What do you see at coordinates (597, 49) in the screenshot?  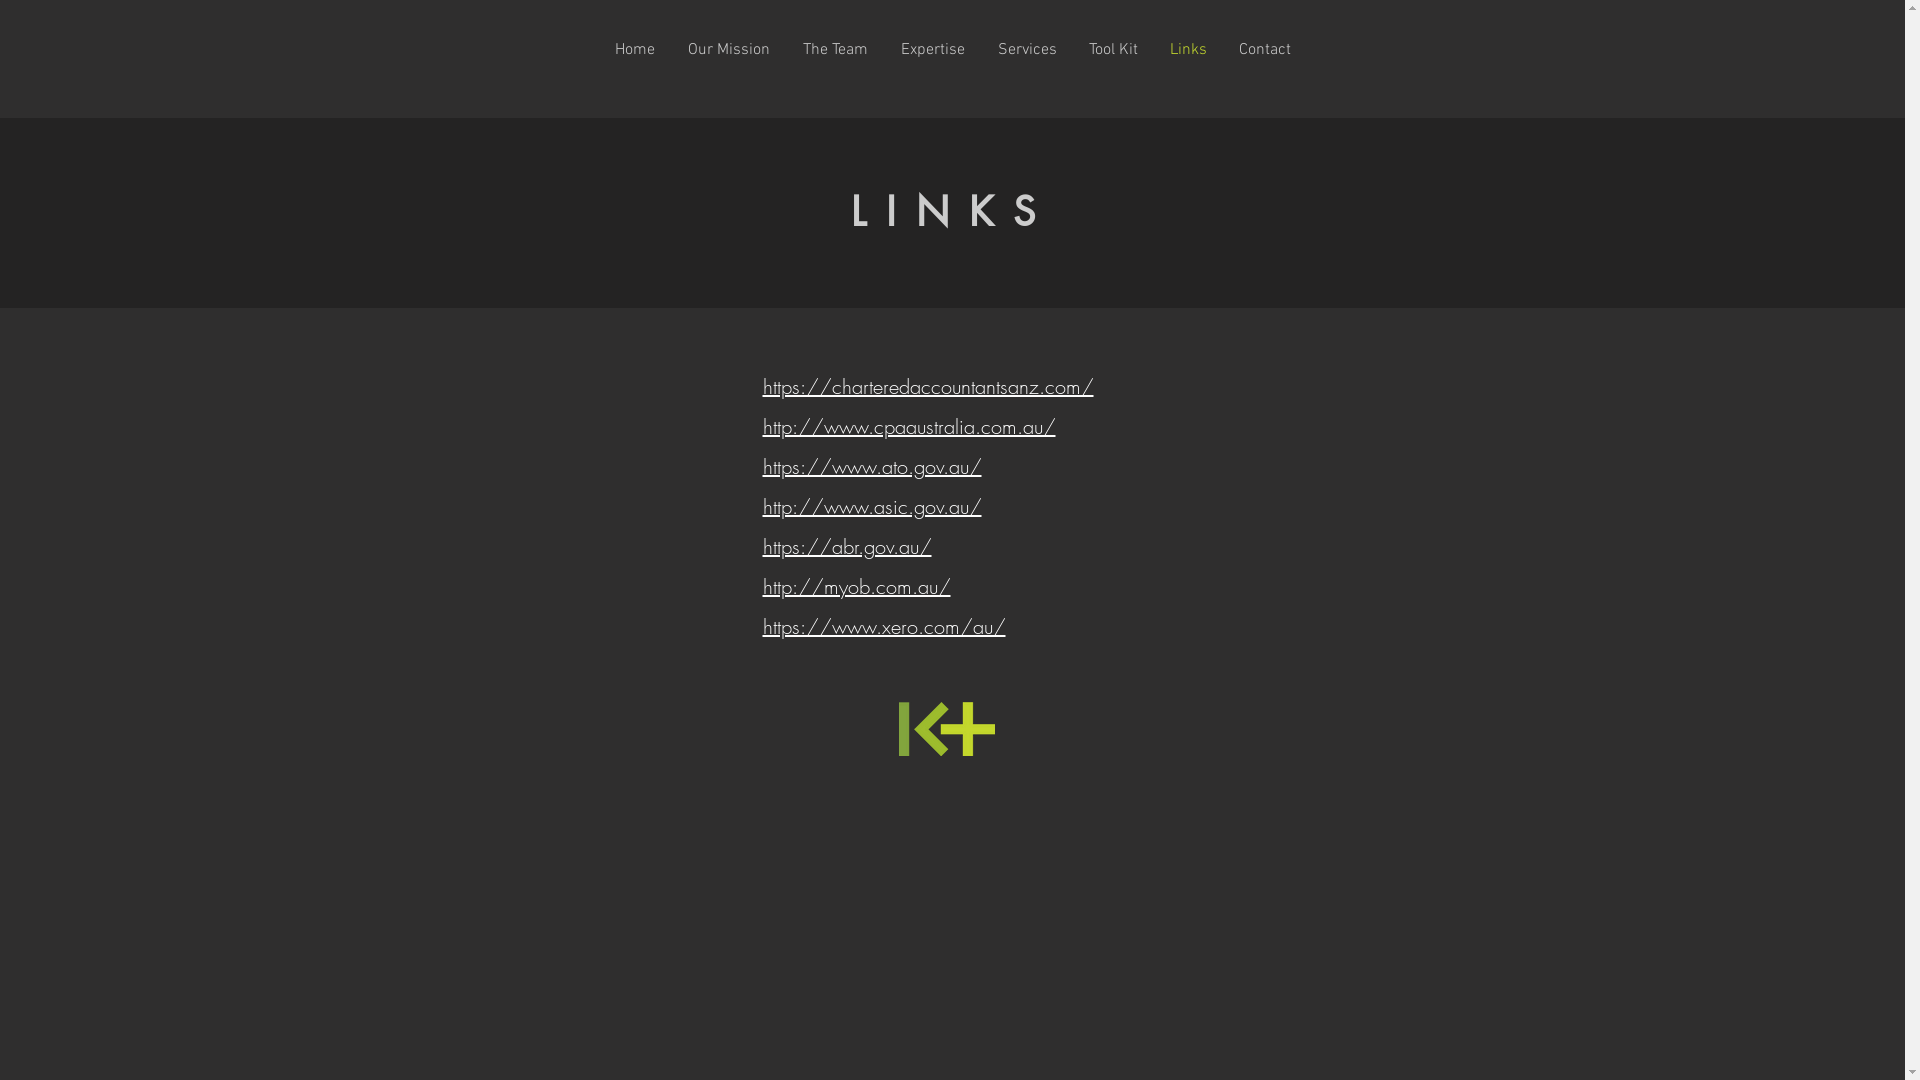 I see `'Home'` at bounding box center [597, 49].